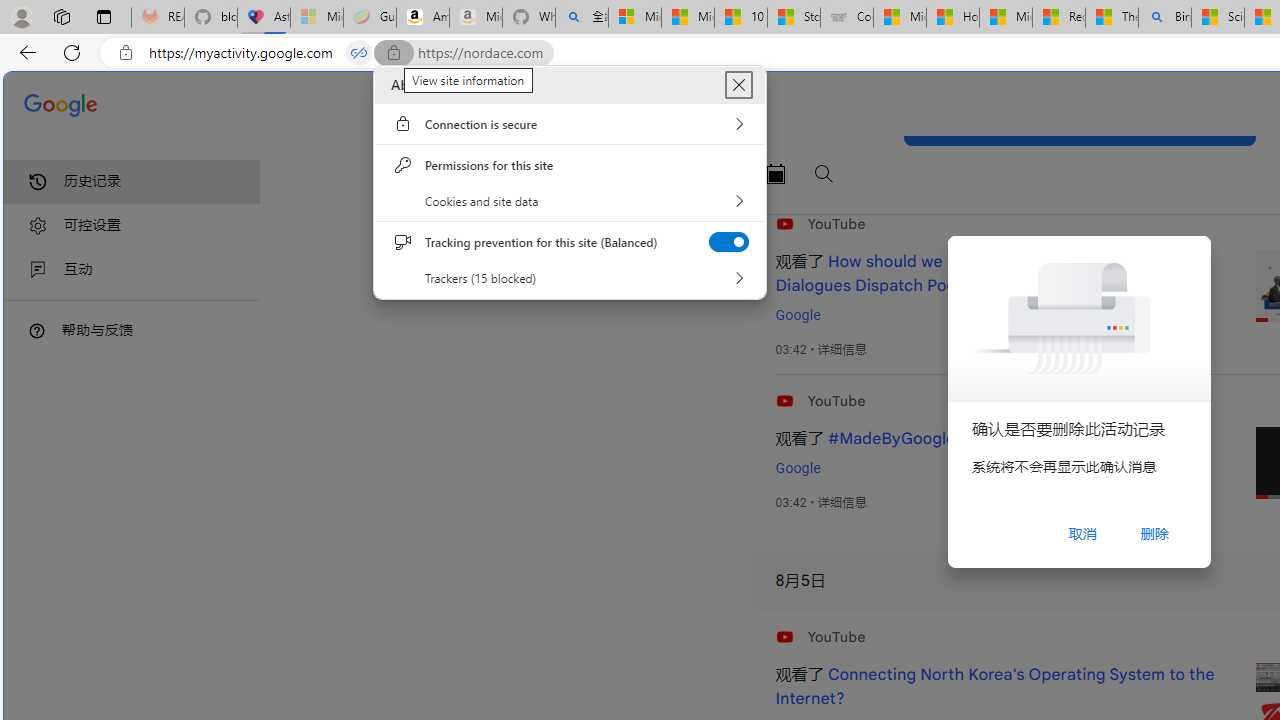 The image size is (1280, 720). Describe the element at coordinates (263, 17) in the screenshot. I see `'Asthma Inhalers: Names and Types'` at that location.